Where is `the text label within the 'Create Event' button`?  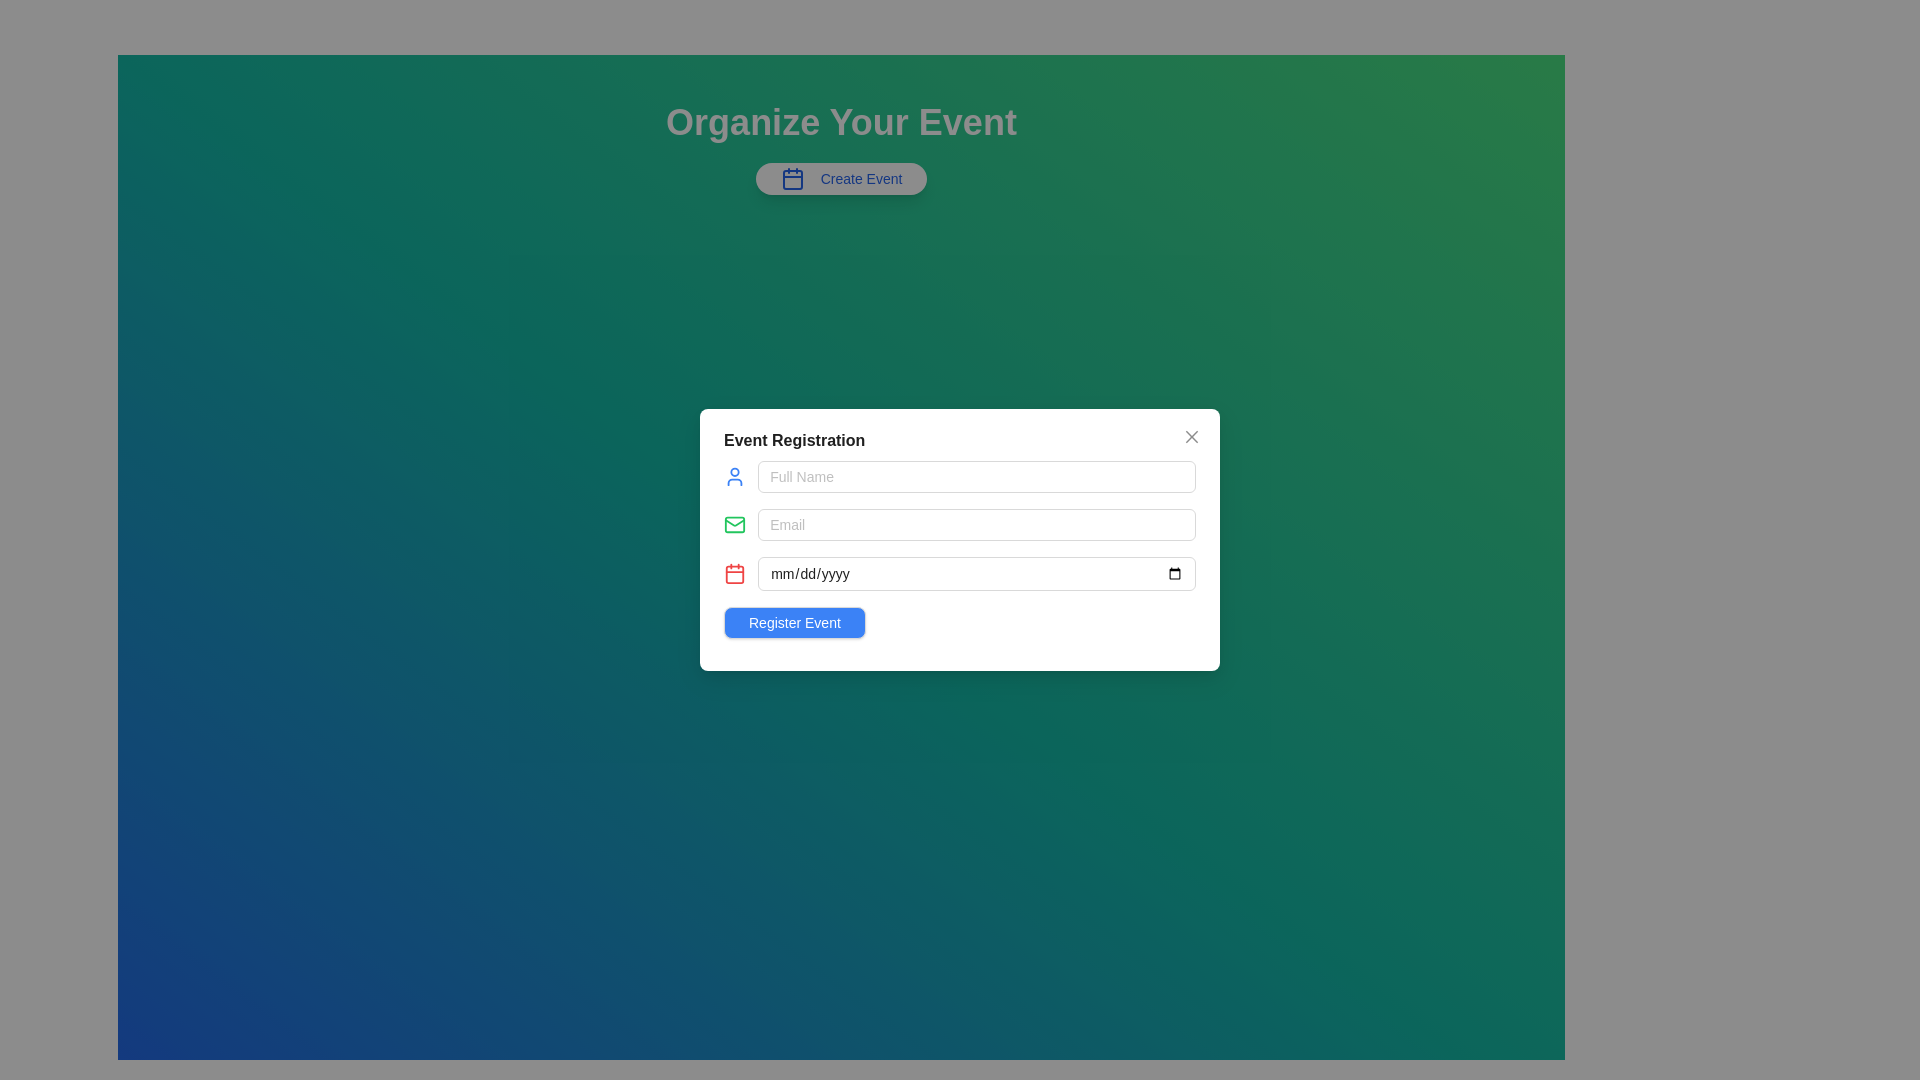 the text label within the 'Create Event' button is located at coordinates (861, 177).